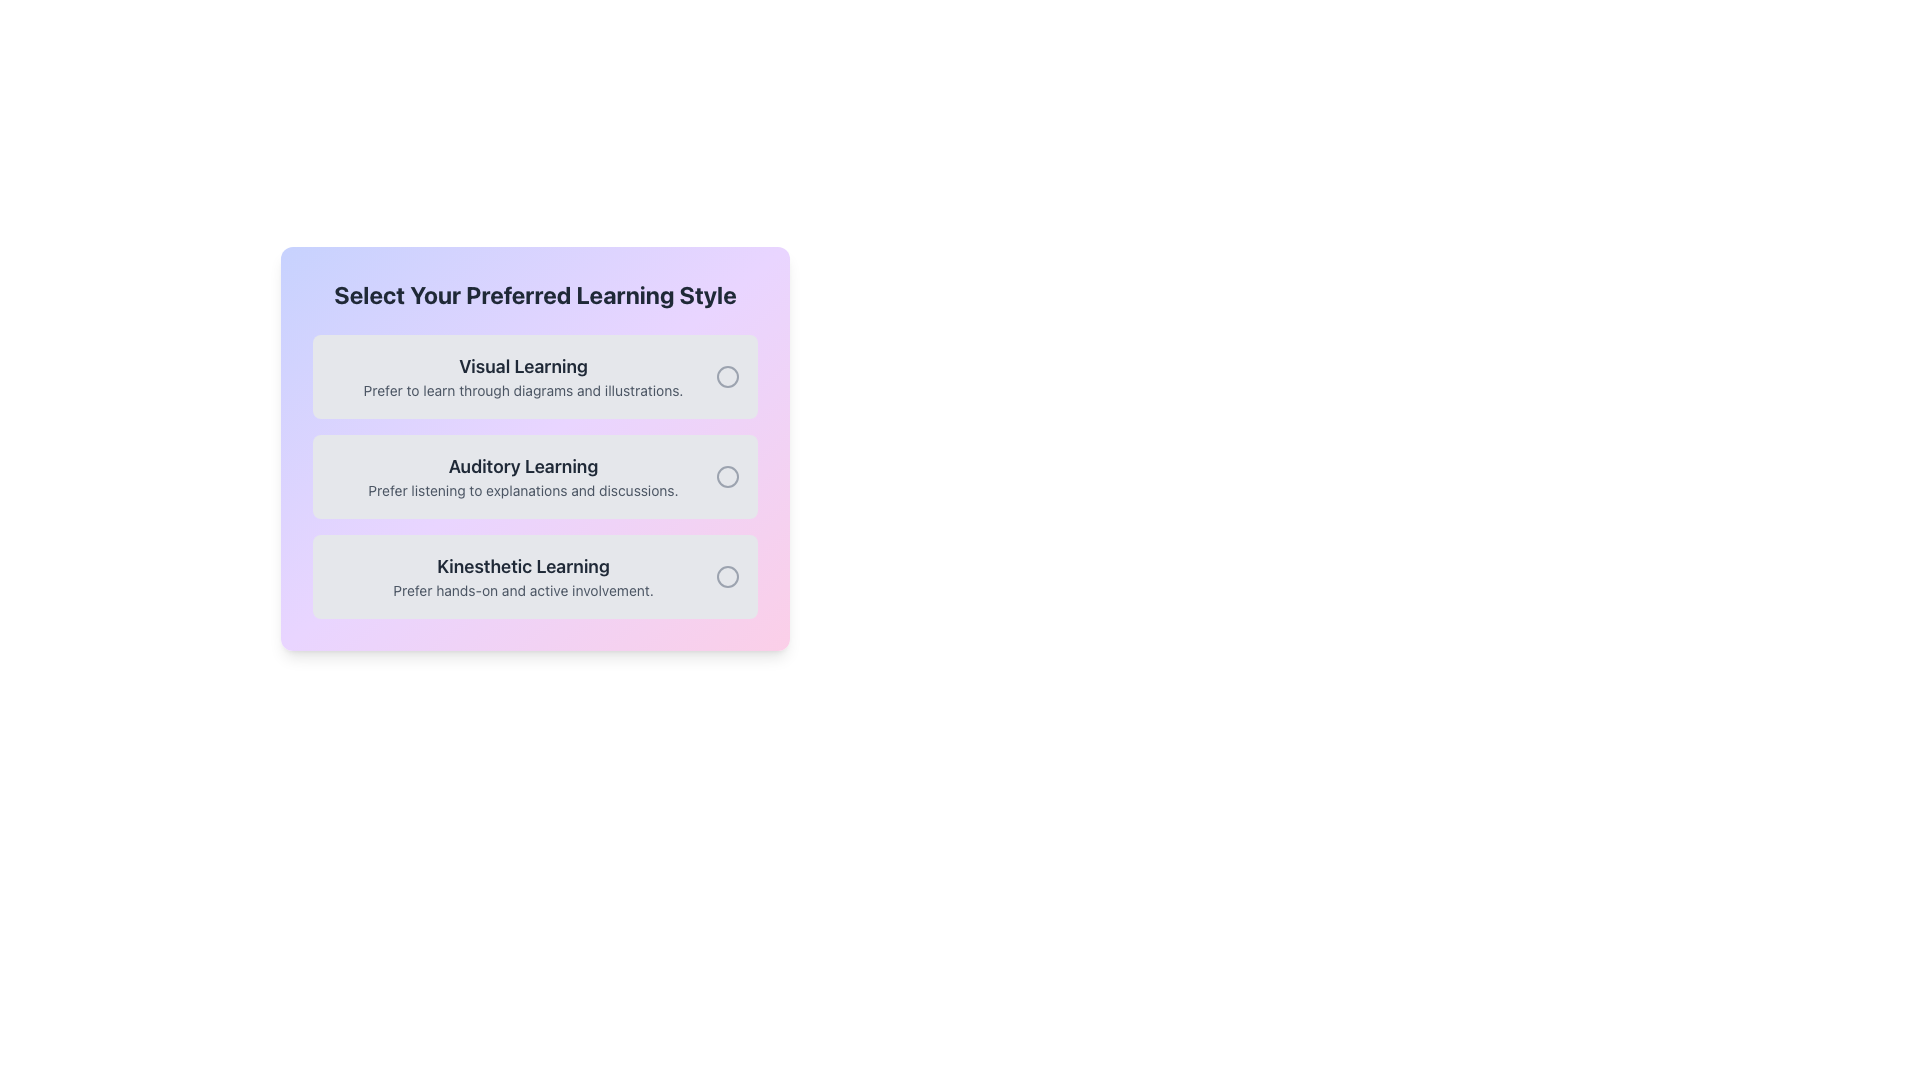 The height and width of the screenshot is (1080, 1920). What do you see at coordinates (523, 567) in the screenshot?
I see `the text label reading 'Kinesthetic Learning', which is styled in a larger, bold font and positioned centrally in the list of learning styles` at bounding box center [523, 567].